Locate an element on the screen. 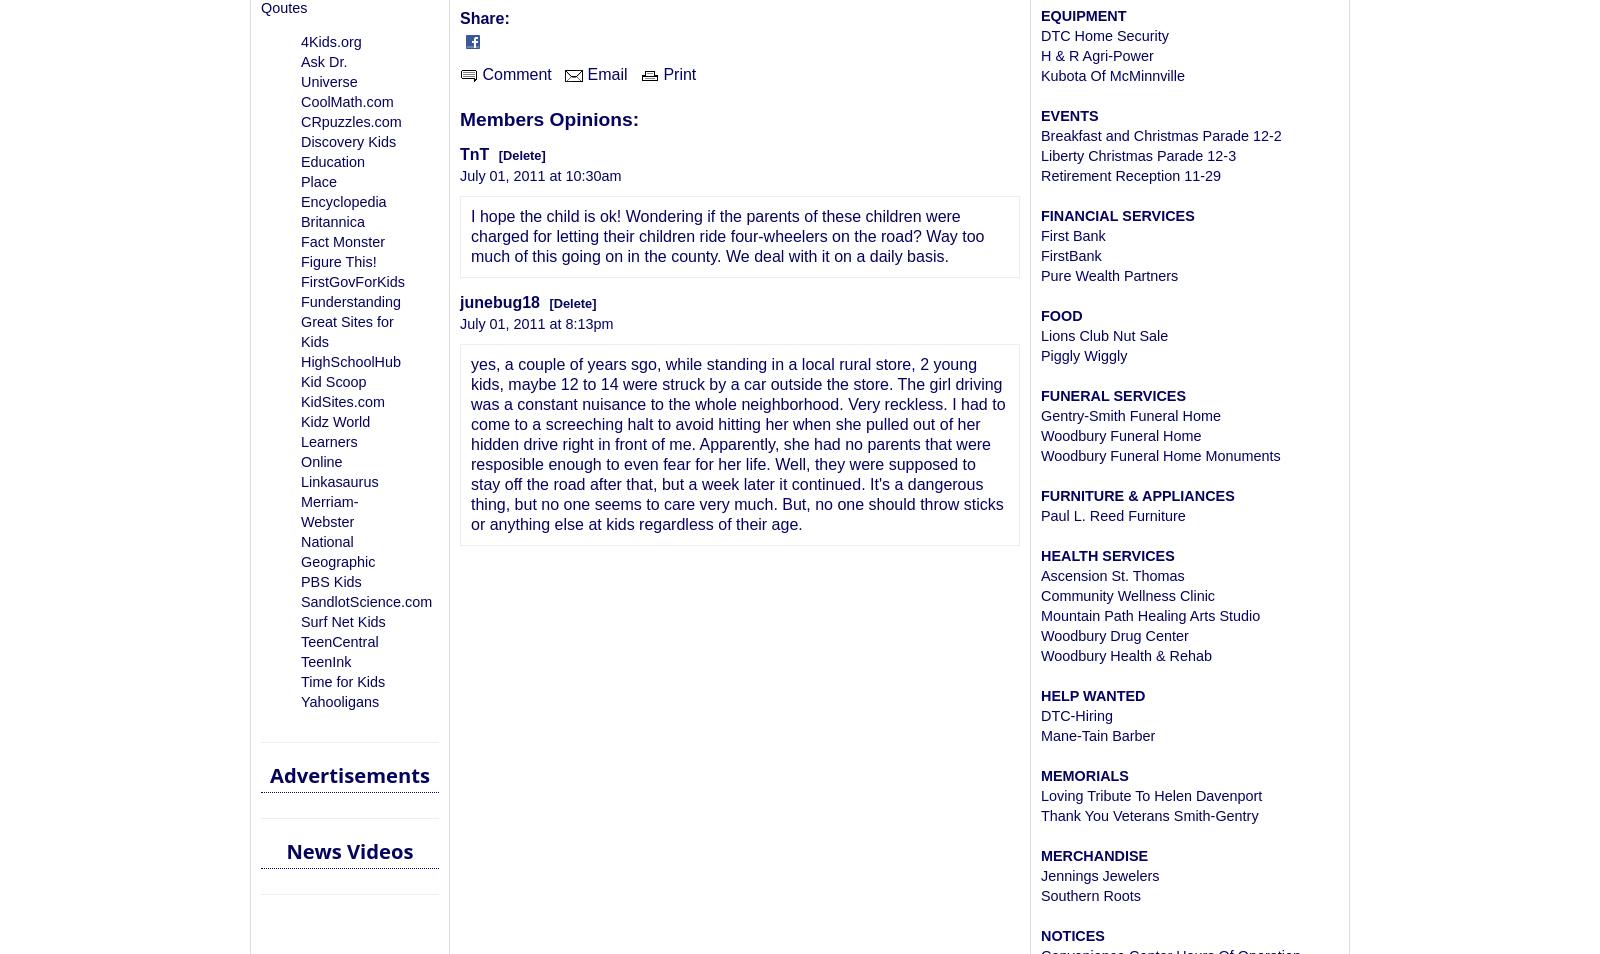 This screenshot has width=1600, height=954. 'Loving Tribute To Helen Davenport' is located at coordinates (1151, 796).